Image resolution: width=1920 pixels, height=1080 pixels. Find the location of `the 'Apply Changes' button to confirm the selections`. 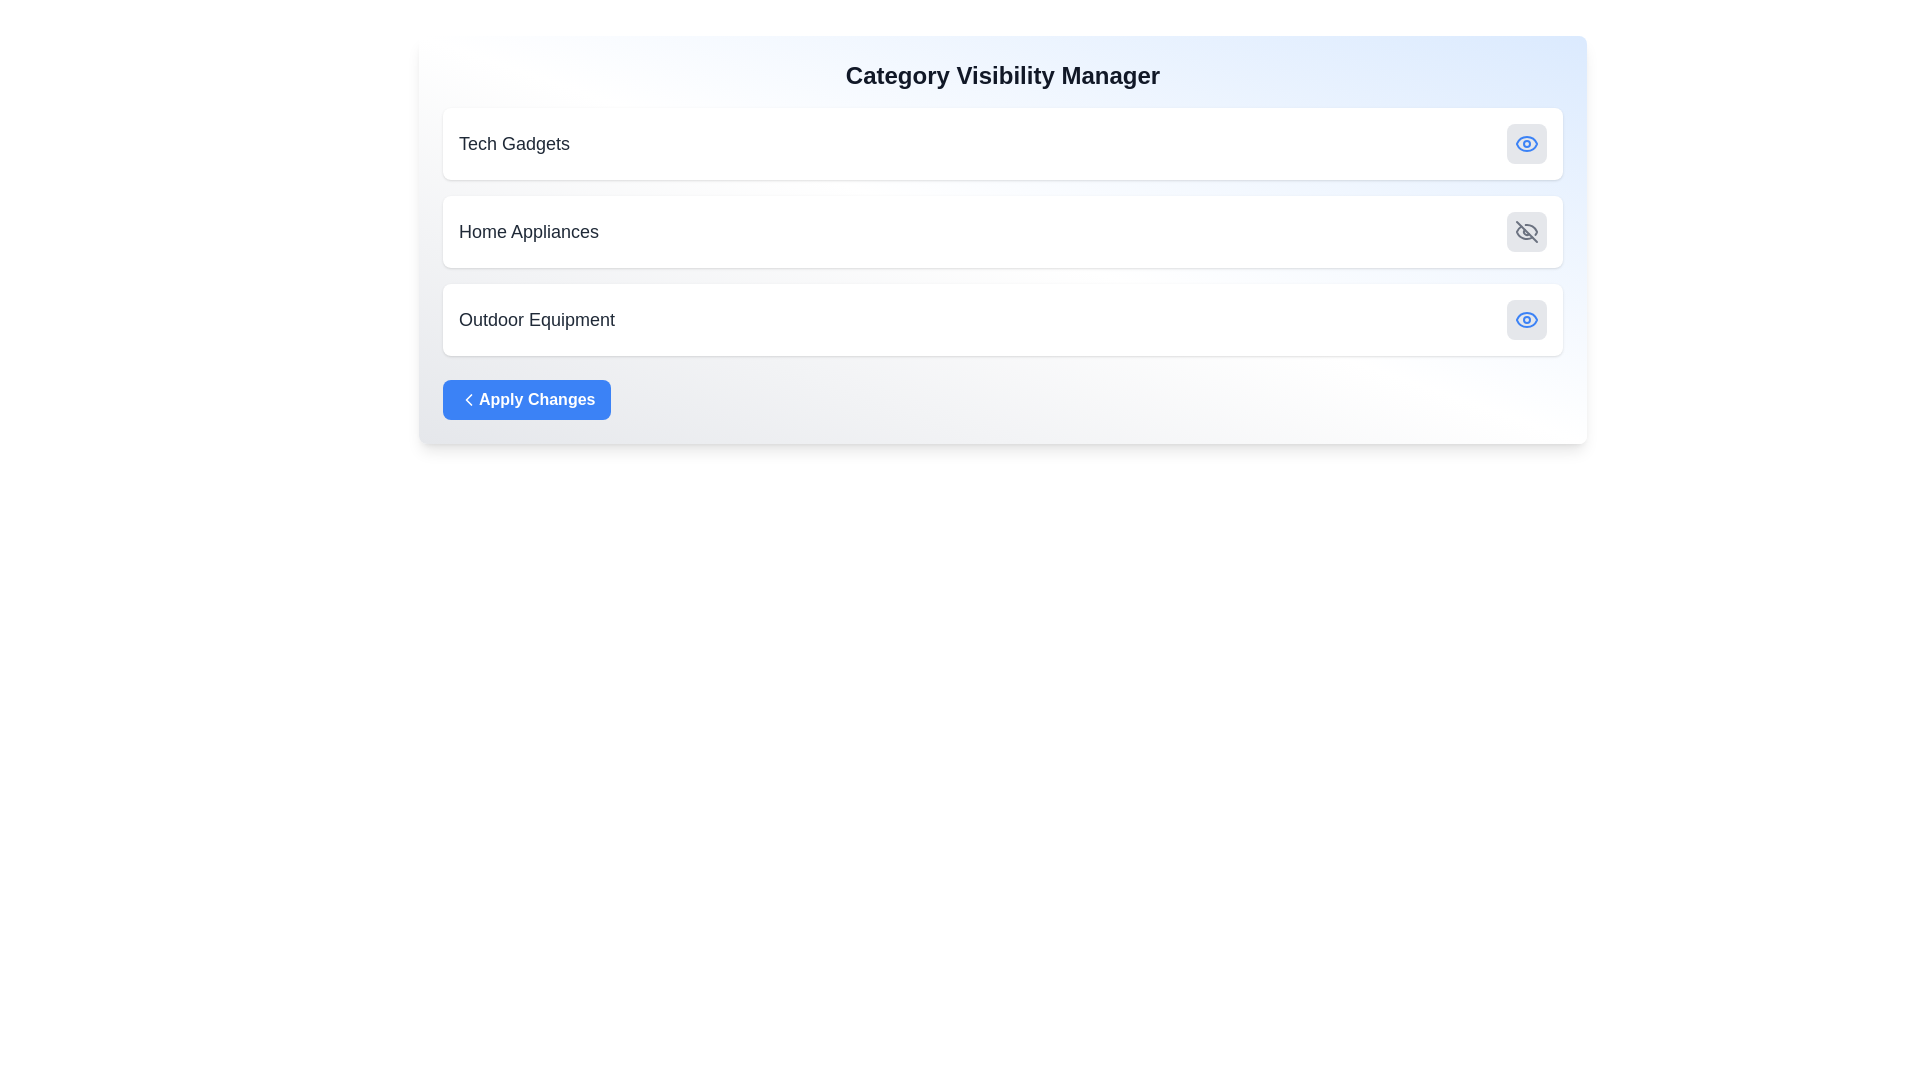

the 'Apply Changes' button to confirm the selections is located at coordinates (527, 400).